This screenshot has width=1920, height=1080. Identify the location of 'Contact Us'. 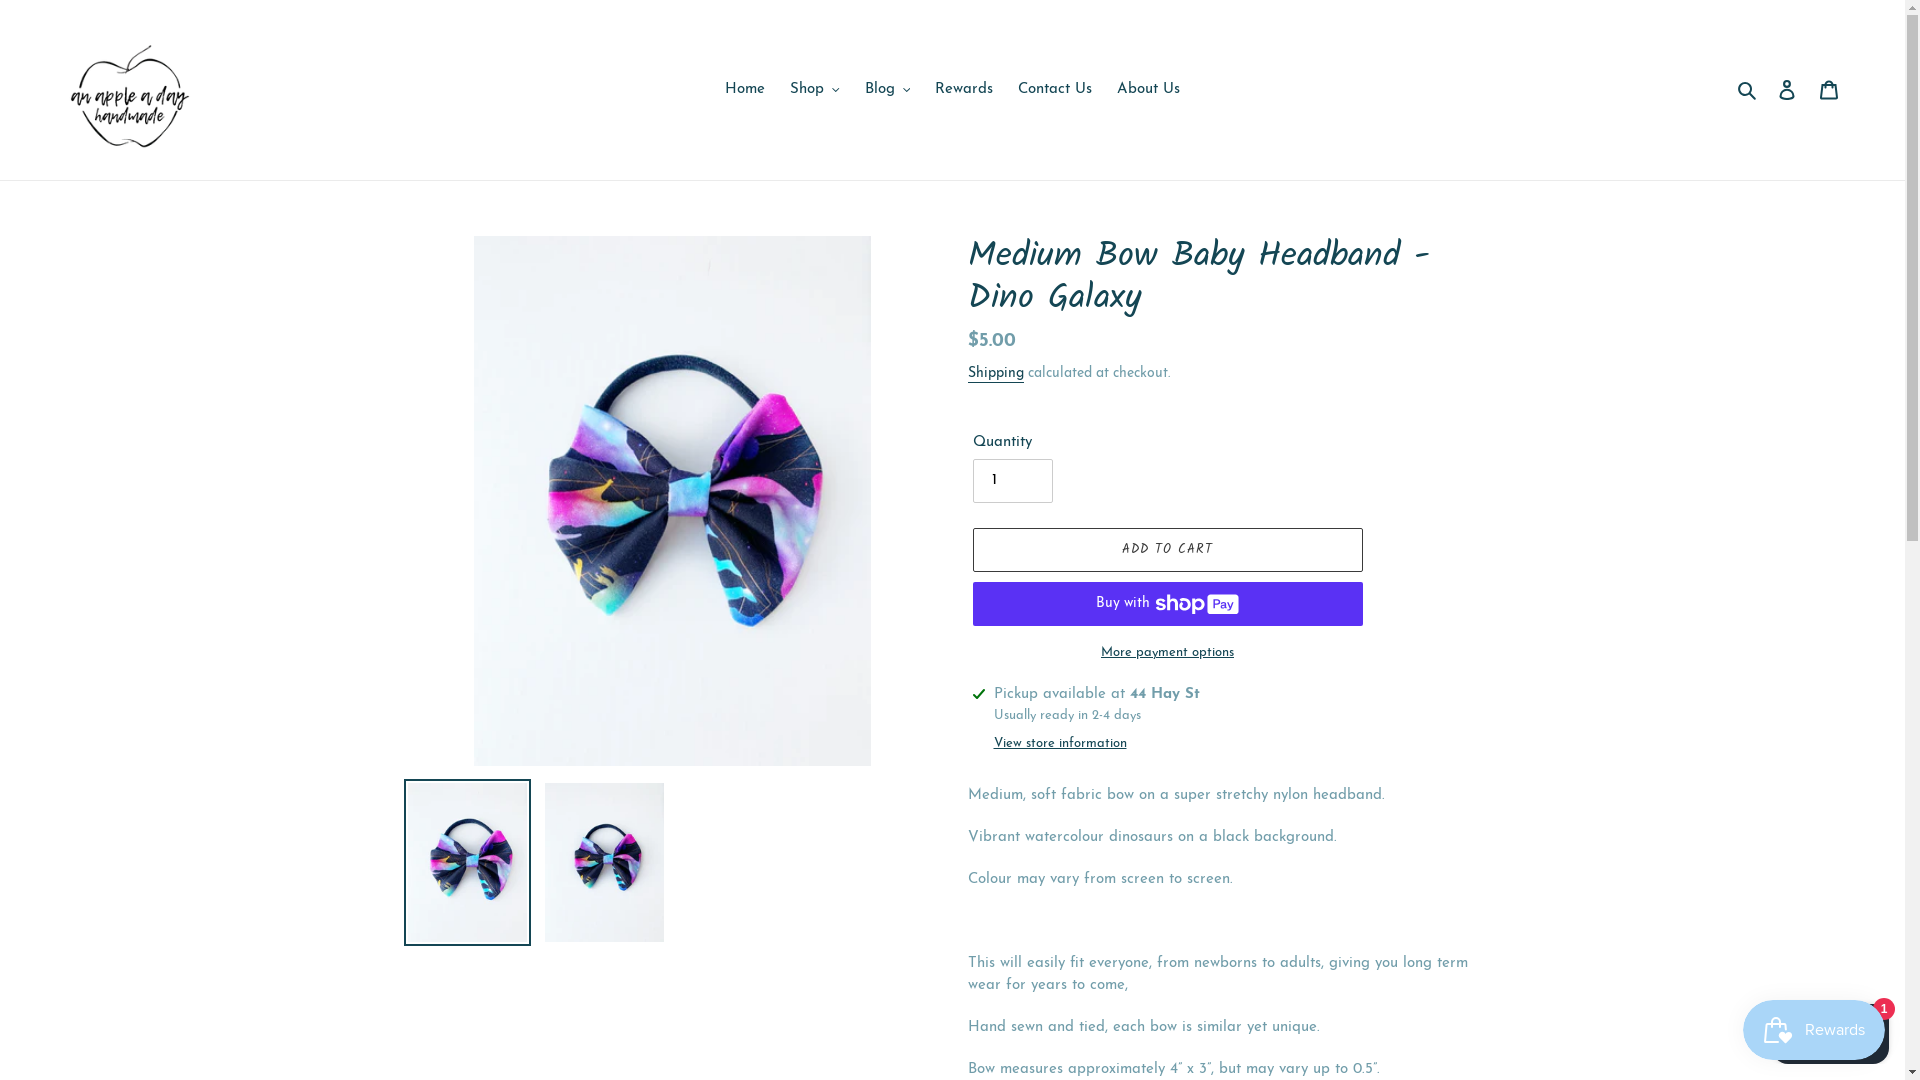
(1054, 90).